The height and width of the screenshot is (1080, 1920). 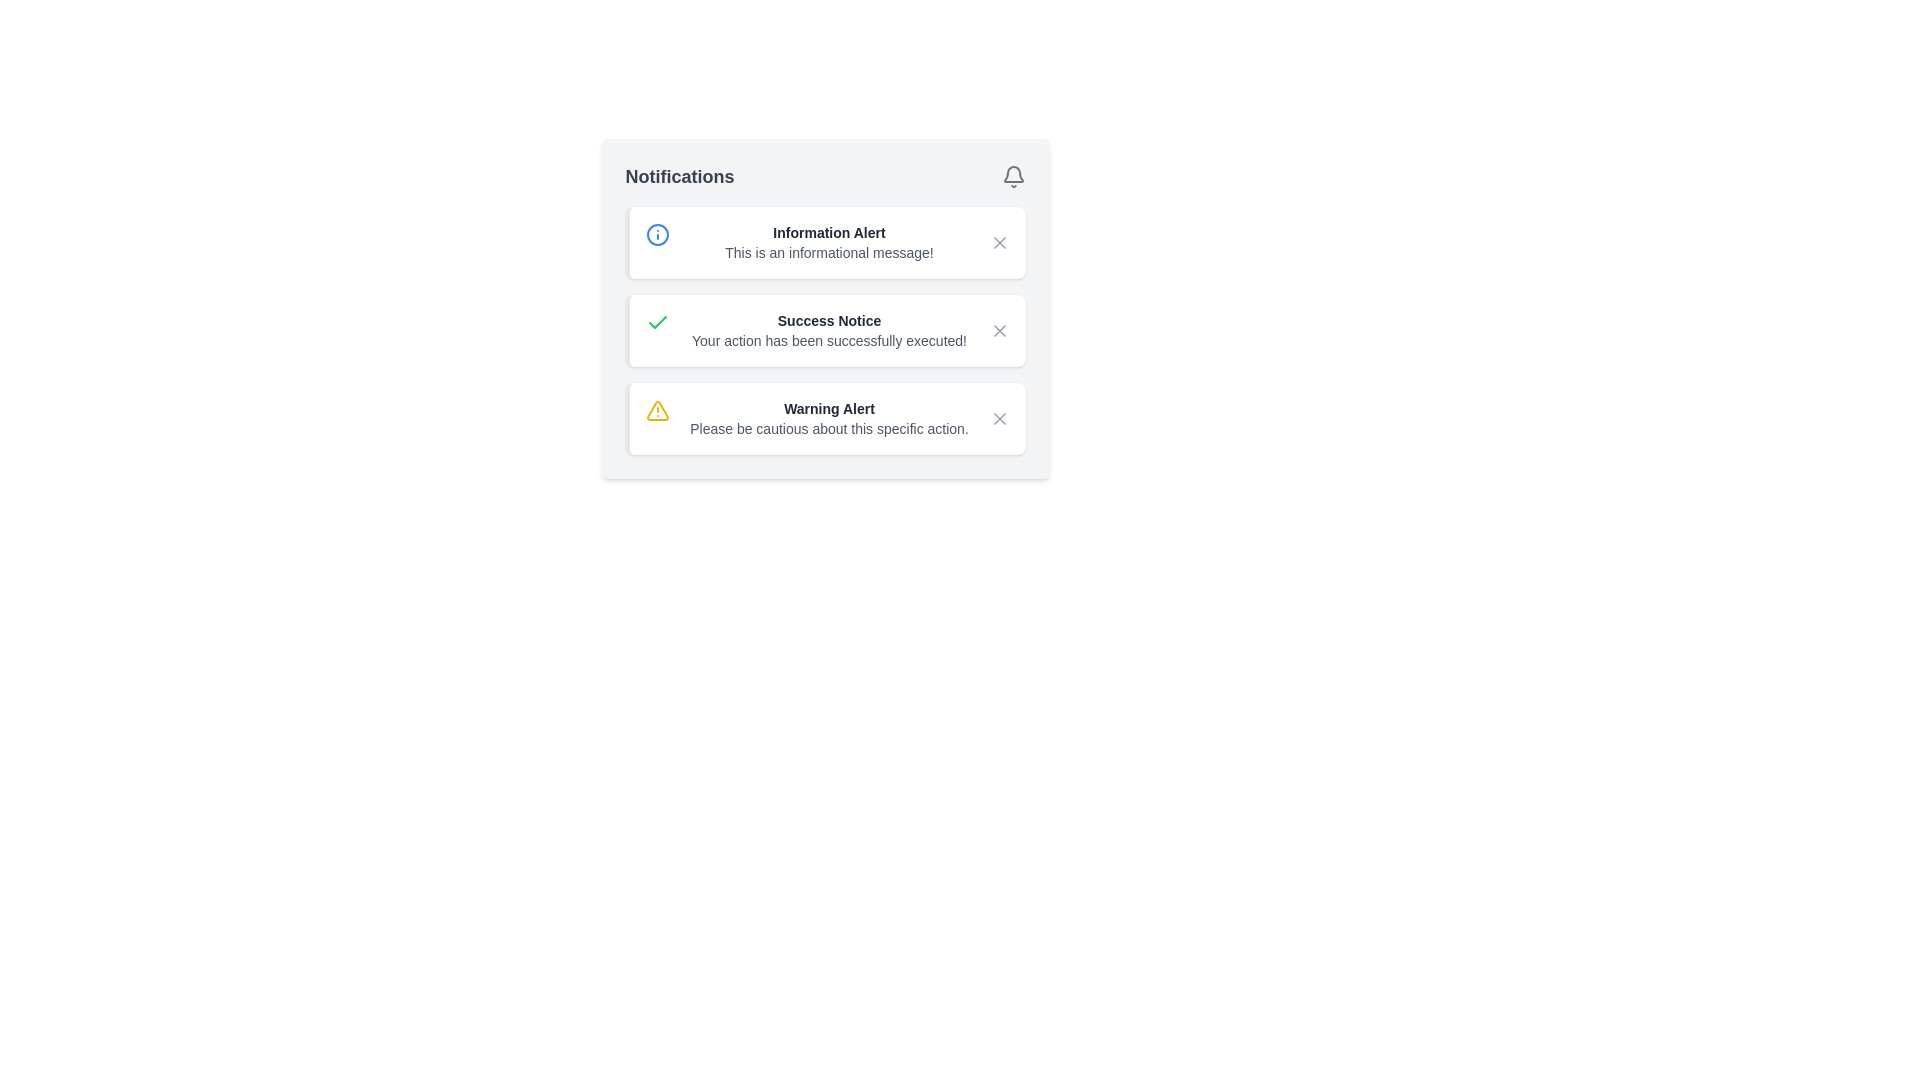 I want to click on the Decorative warning triangle icon located inside the third notification tile, positioned to the left of the 'Warning Alert' text, so click(x=657, y=409).